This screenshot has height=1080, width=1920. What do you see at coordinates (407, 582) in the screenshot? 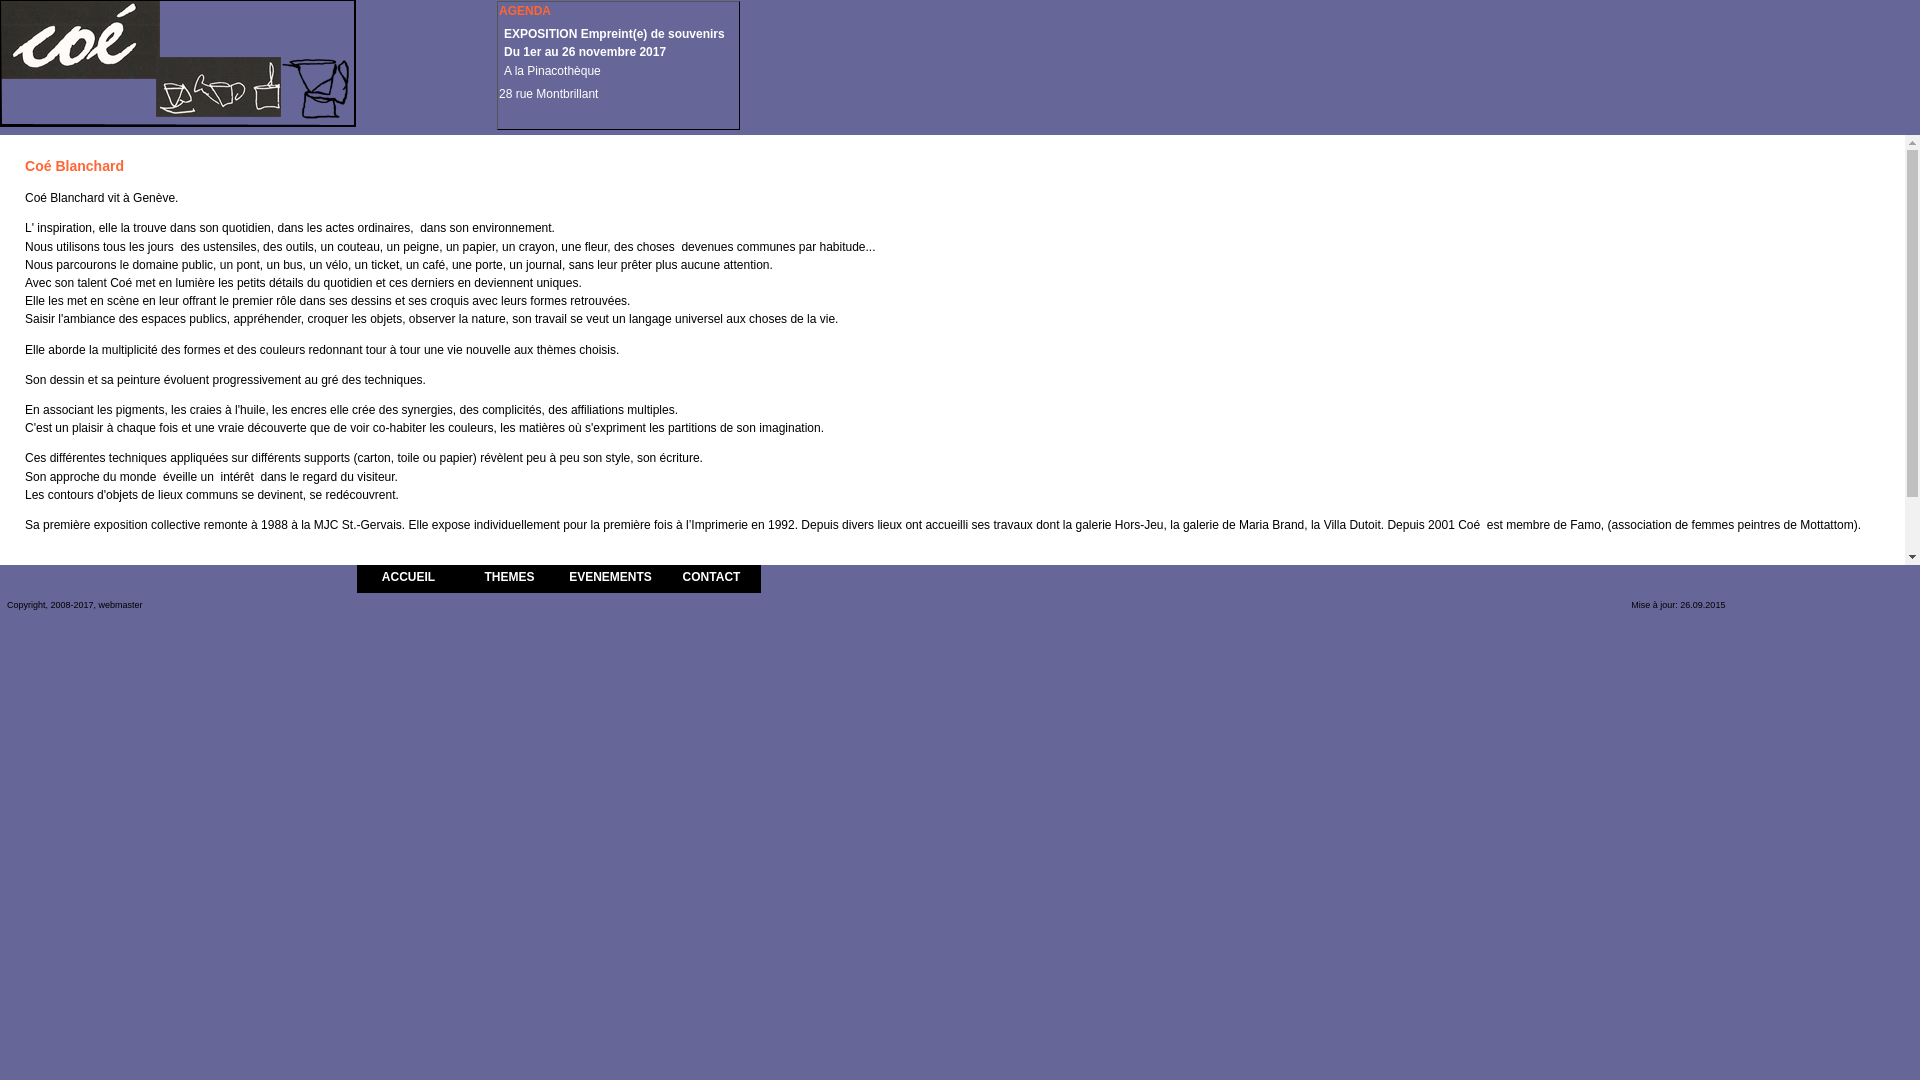
I see `'ACCUEIL'` at bounding box center [407, 582].